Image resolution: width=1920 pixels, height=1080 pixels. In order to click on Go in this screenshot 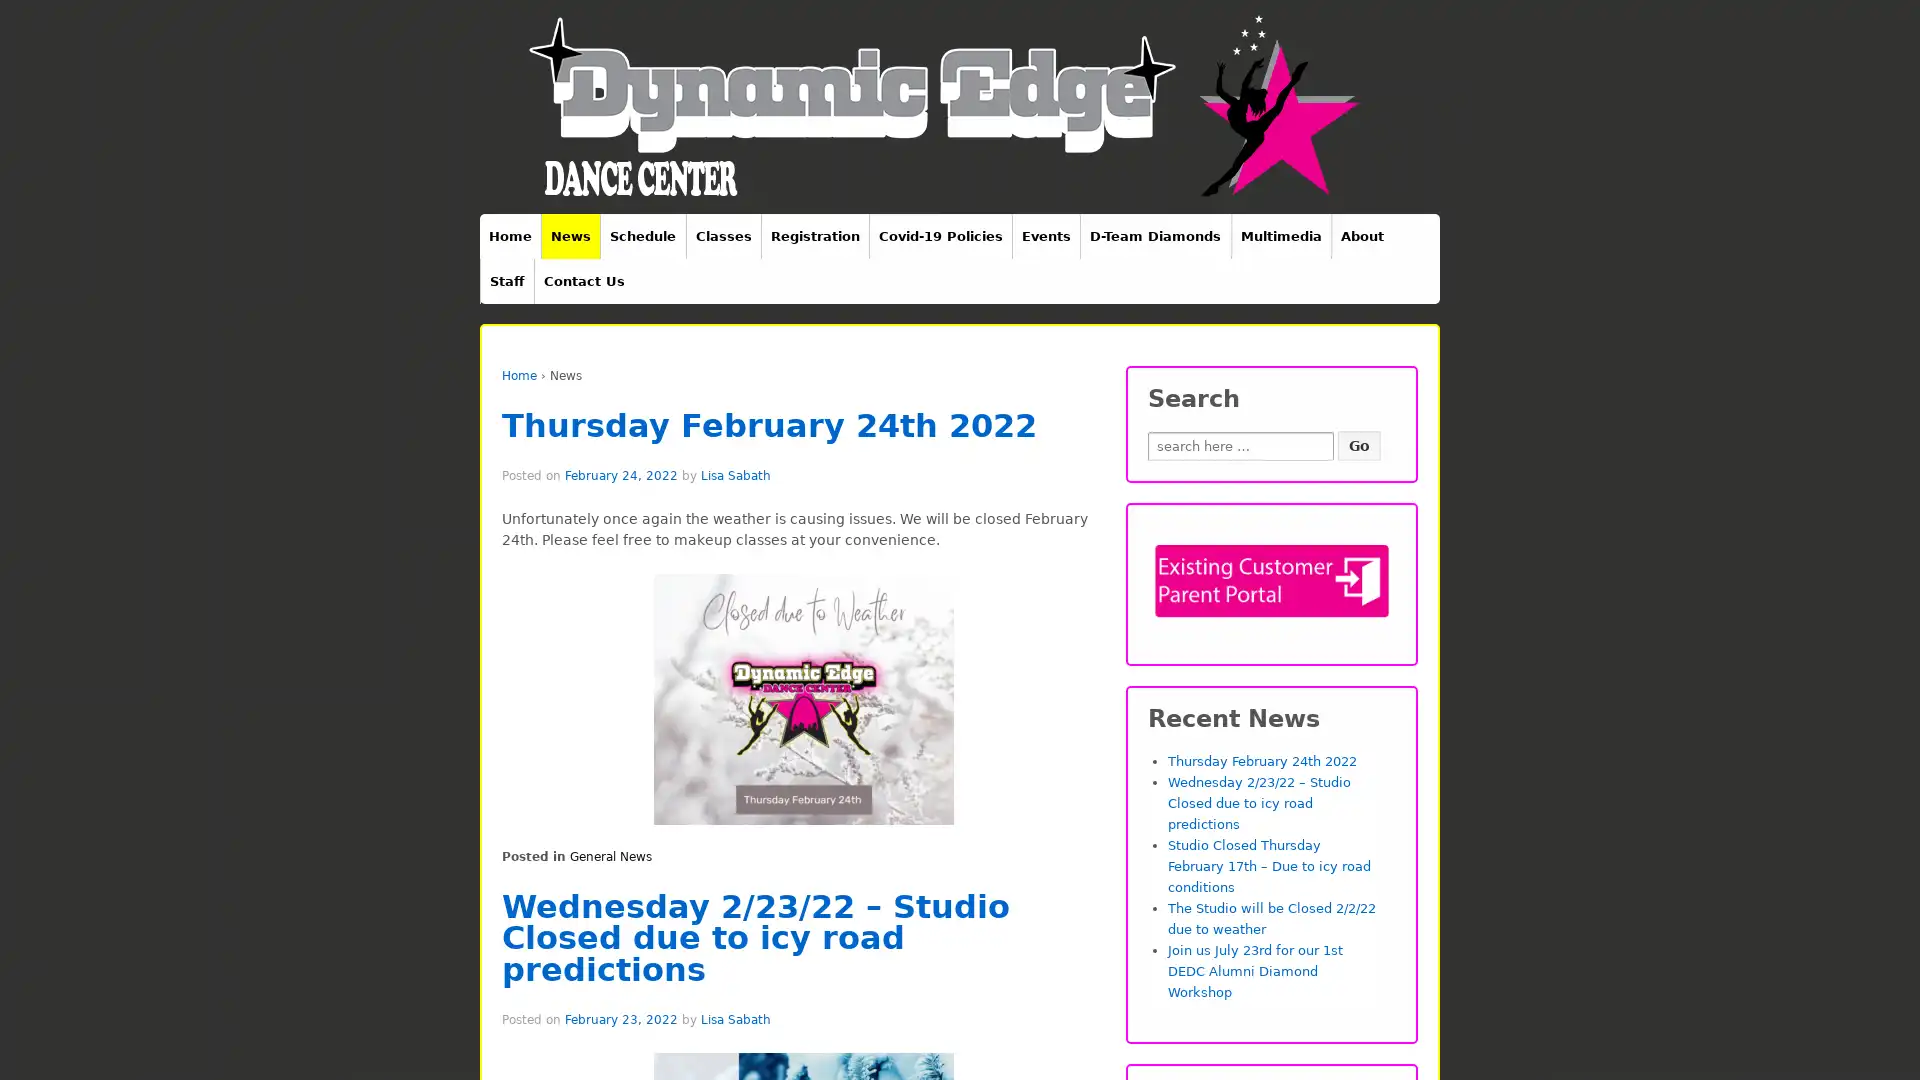, I will do `click(1358, 445)`.